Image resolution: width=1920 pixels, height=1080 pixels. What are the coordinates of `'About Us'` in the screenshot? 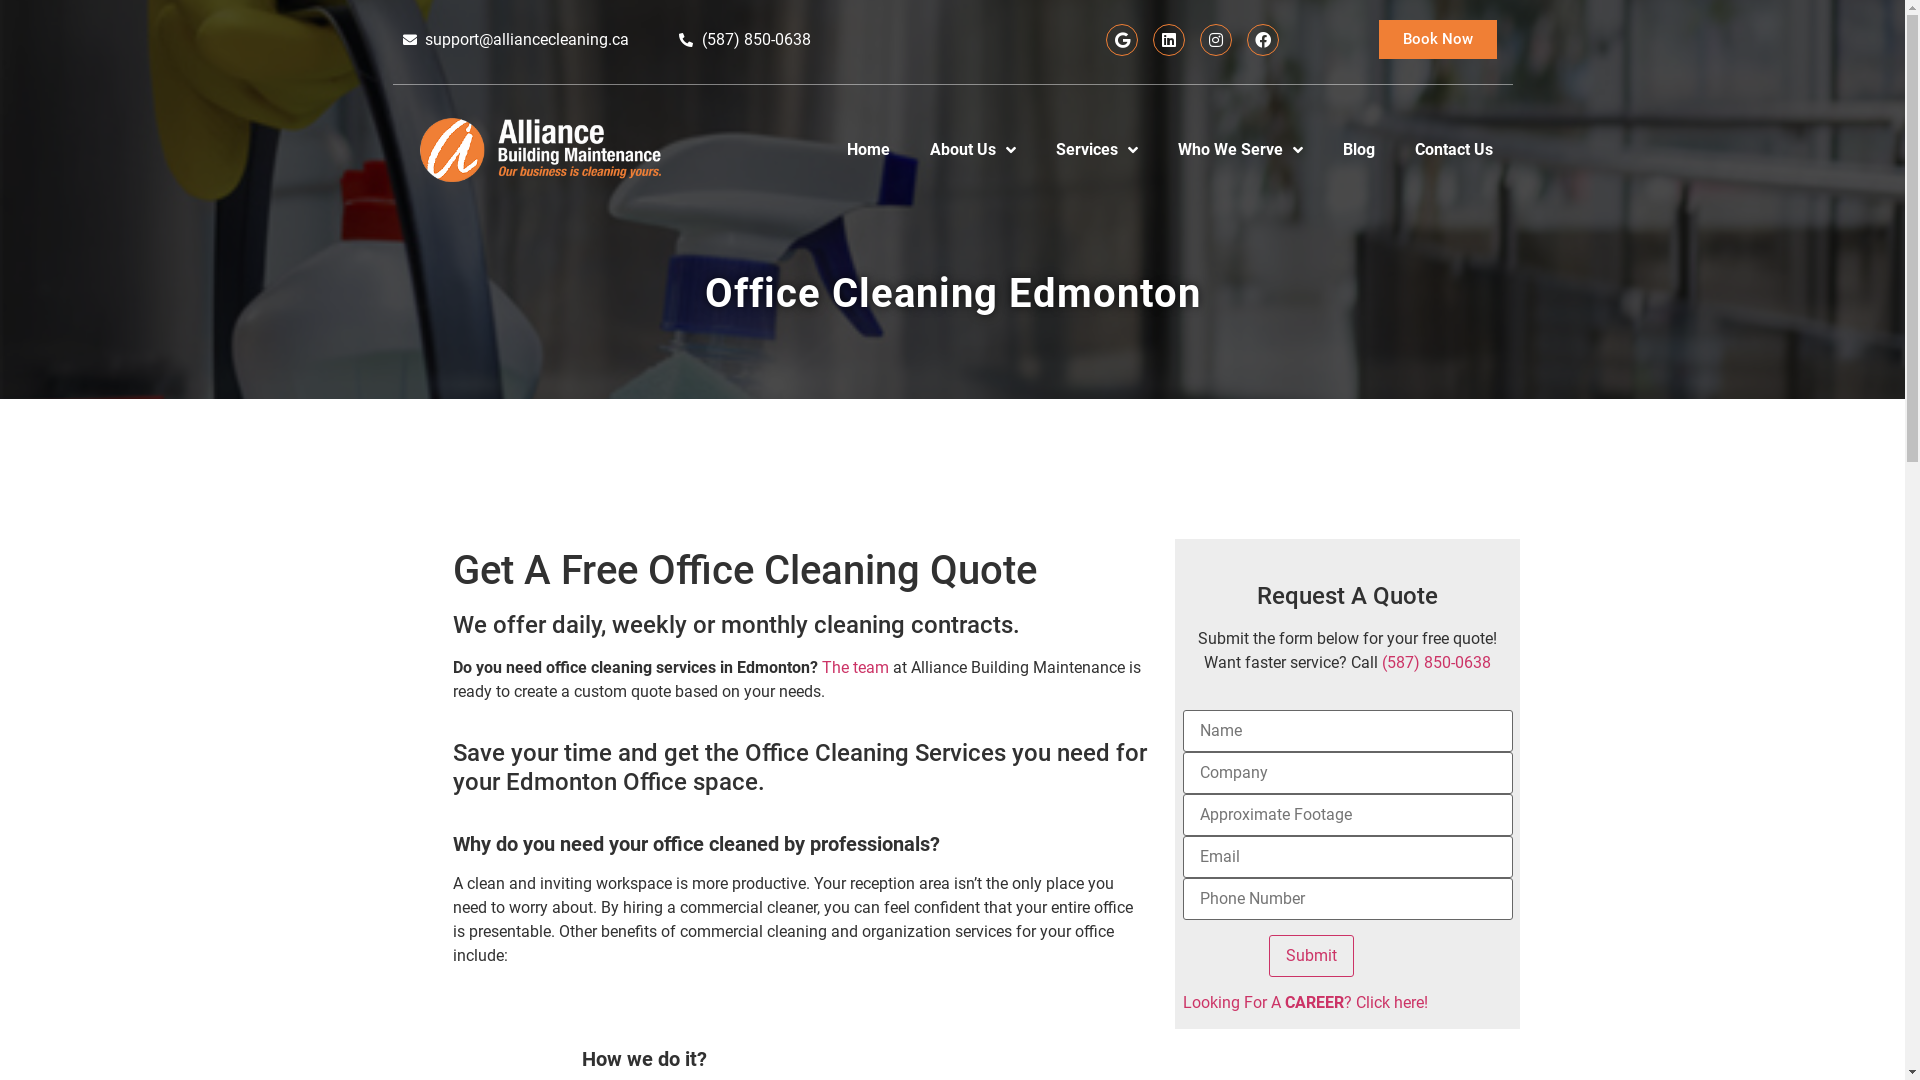 It's located at (973, 149).